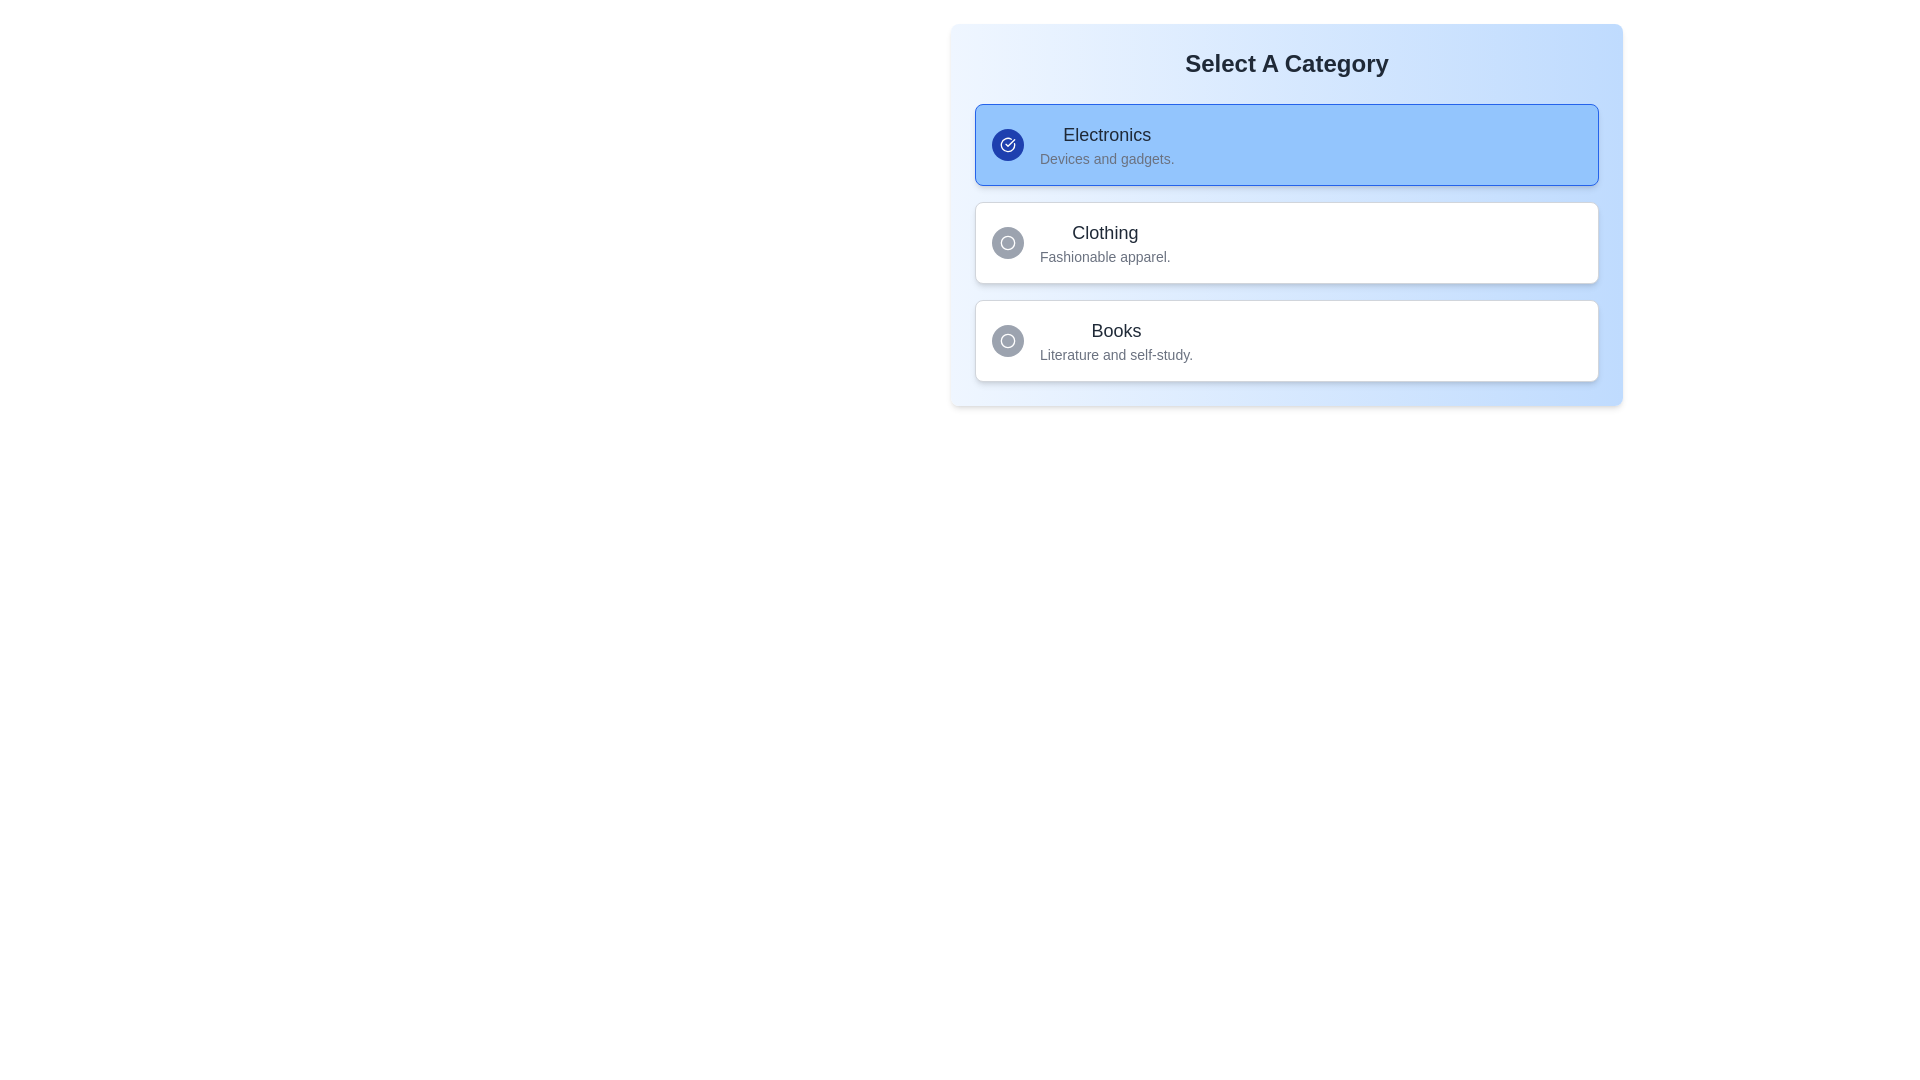 Image resolution: width=1920 pixels, height=1080 pixels. What do you see at coordinates (1115, 330) in the screenshot?
I see `'Books' label, which is a large, bold text header in dark gray, positioned third in the vertical list of category options` at bounding box center [1115, 330].